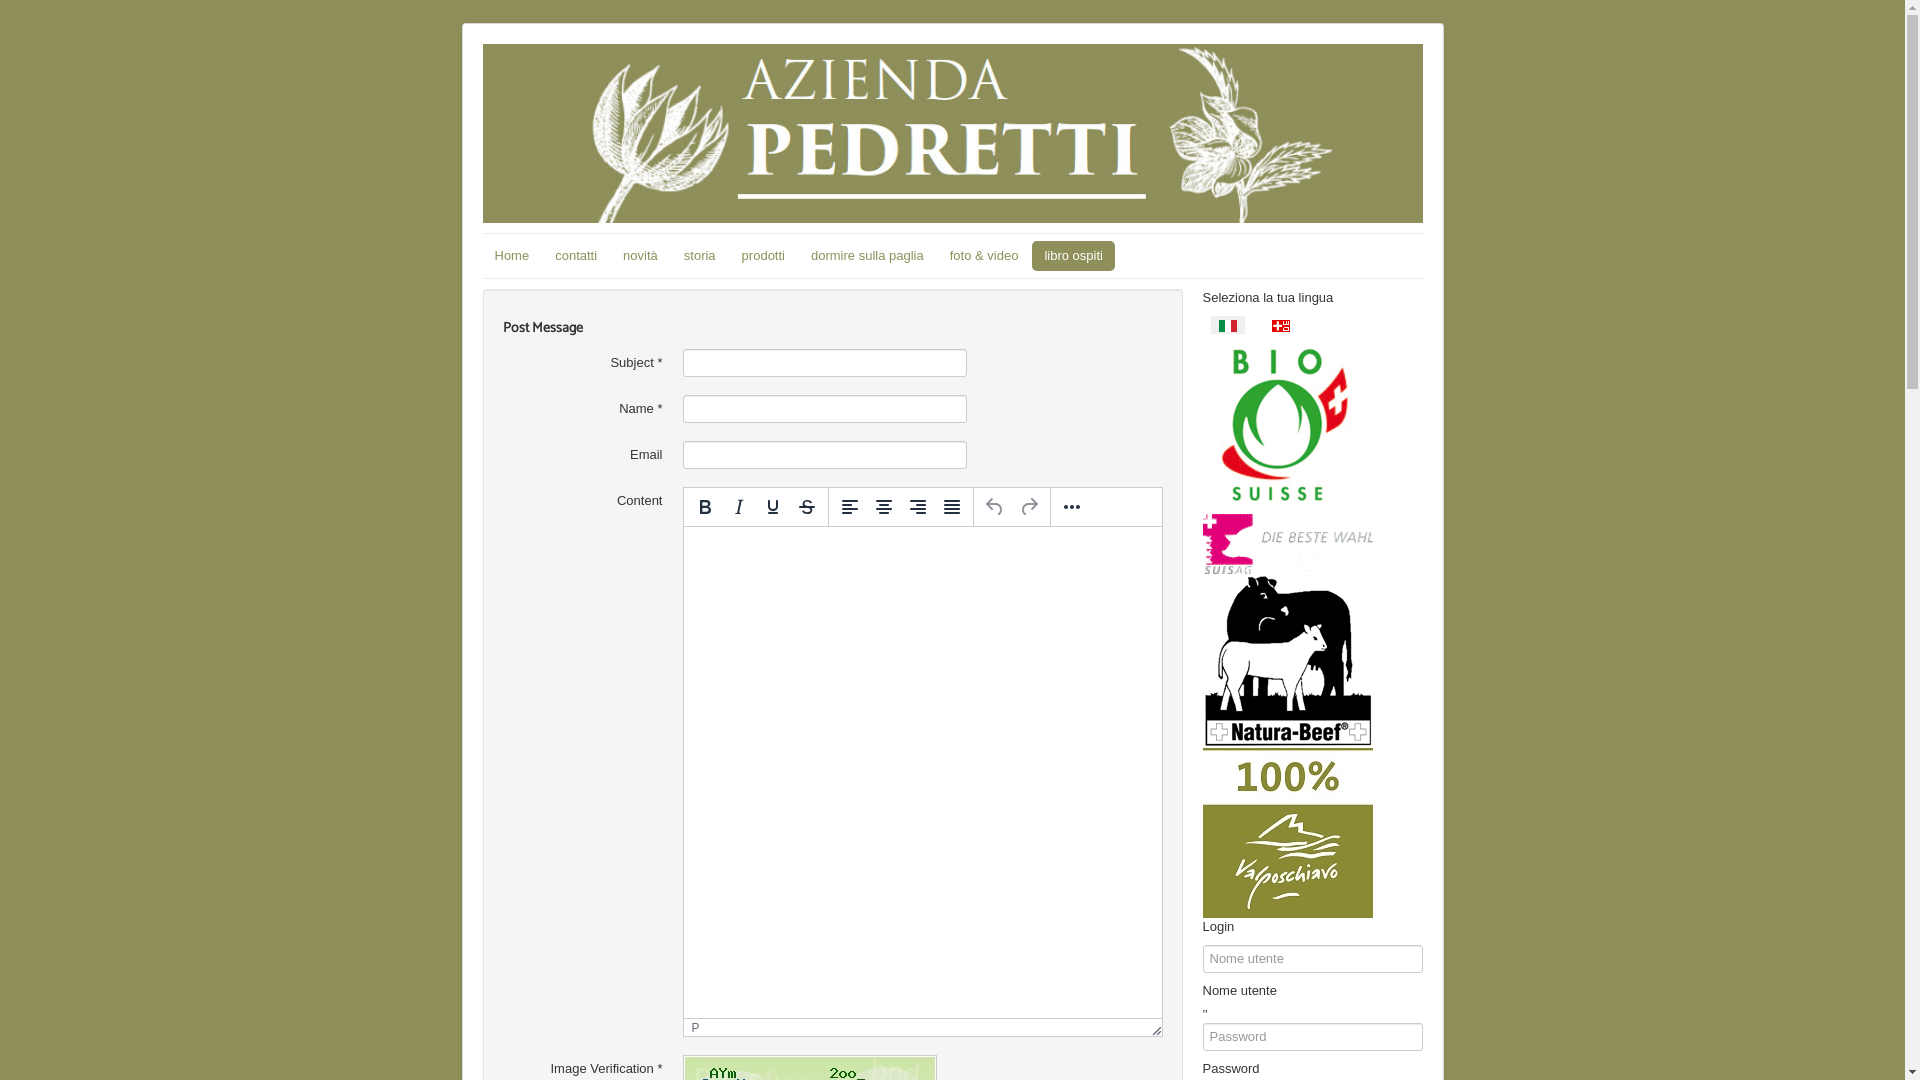 The height and width of the screenshot is (1080, 1920). Describe the element at coordinates (1028, 505) in the screenshot. I see `'Ripristina'` at that location.